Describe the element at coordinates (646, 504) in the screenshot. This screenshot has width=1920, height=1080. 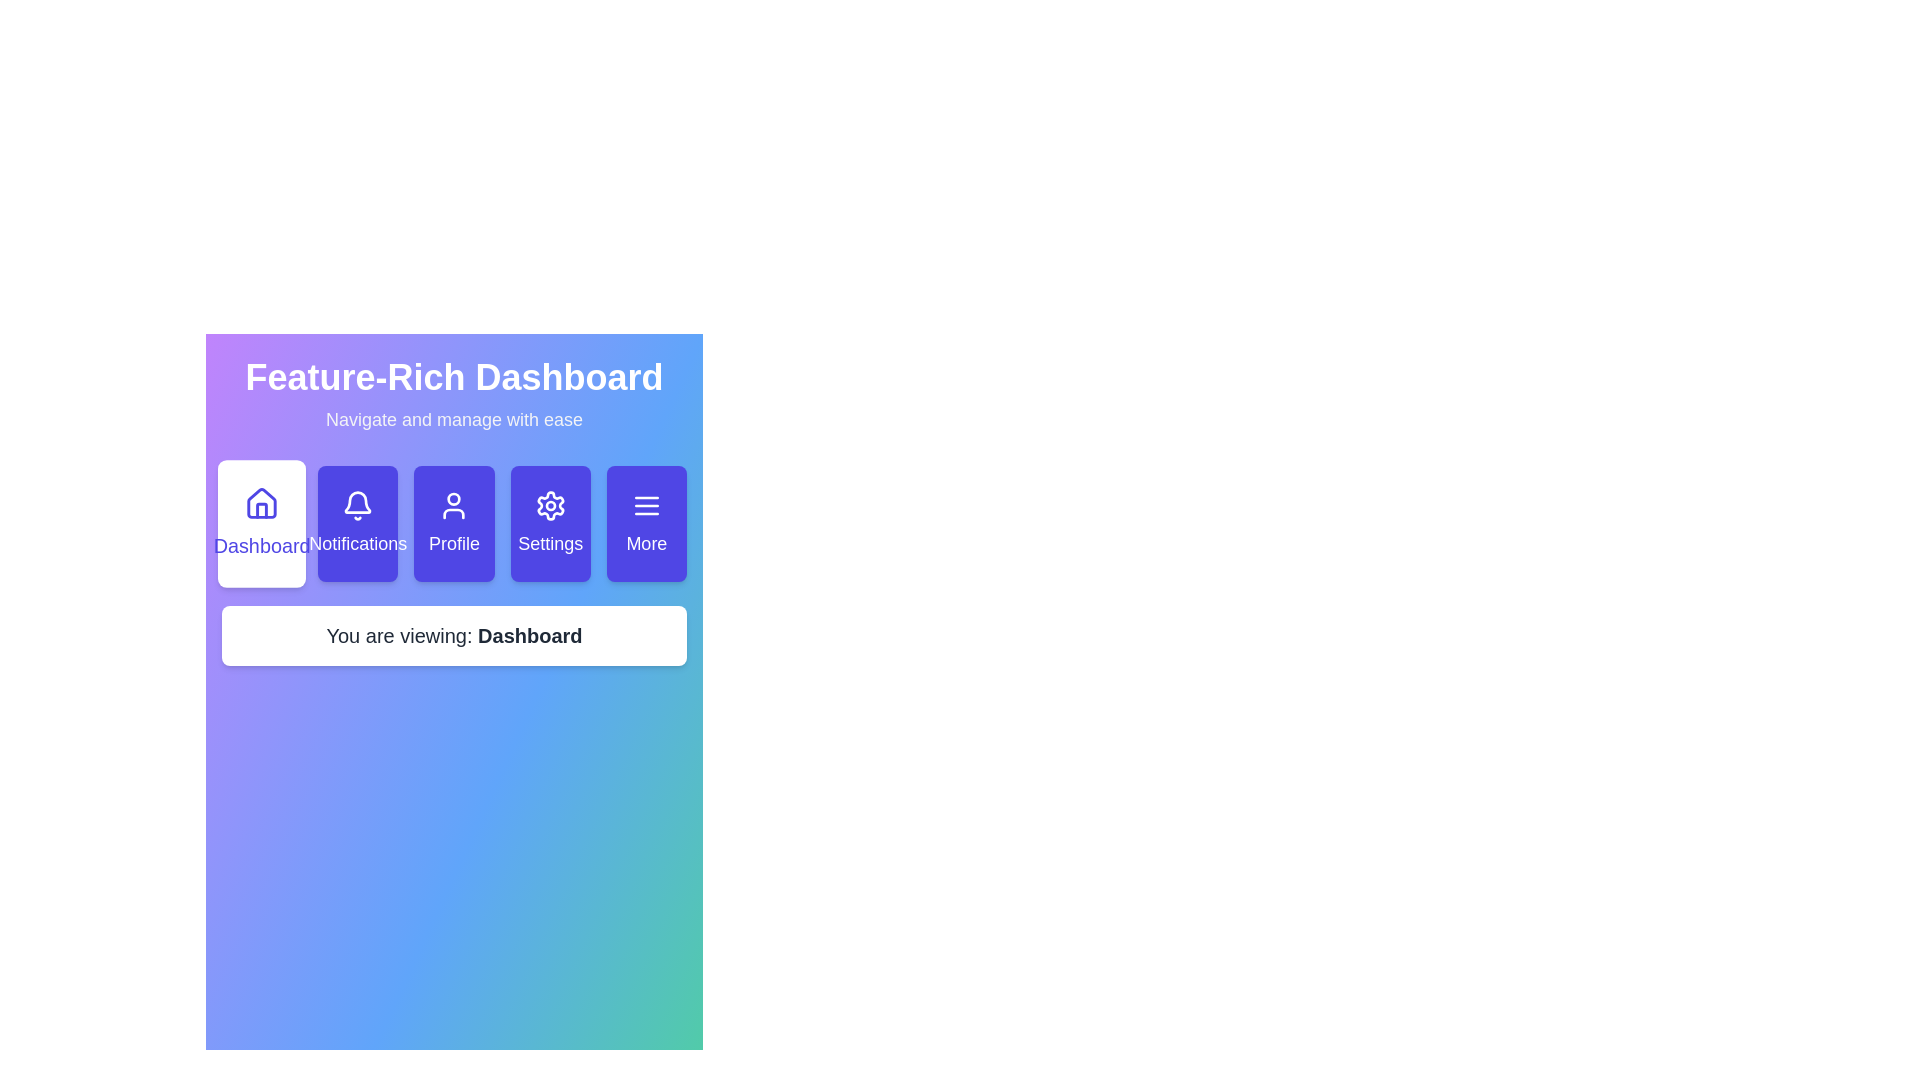
I see `the 'More' button which contains a hamburger menu icon, styled in white on a purple circular background, located at the center of the button` at that location.